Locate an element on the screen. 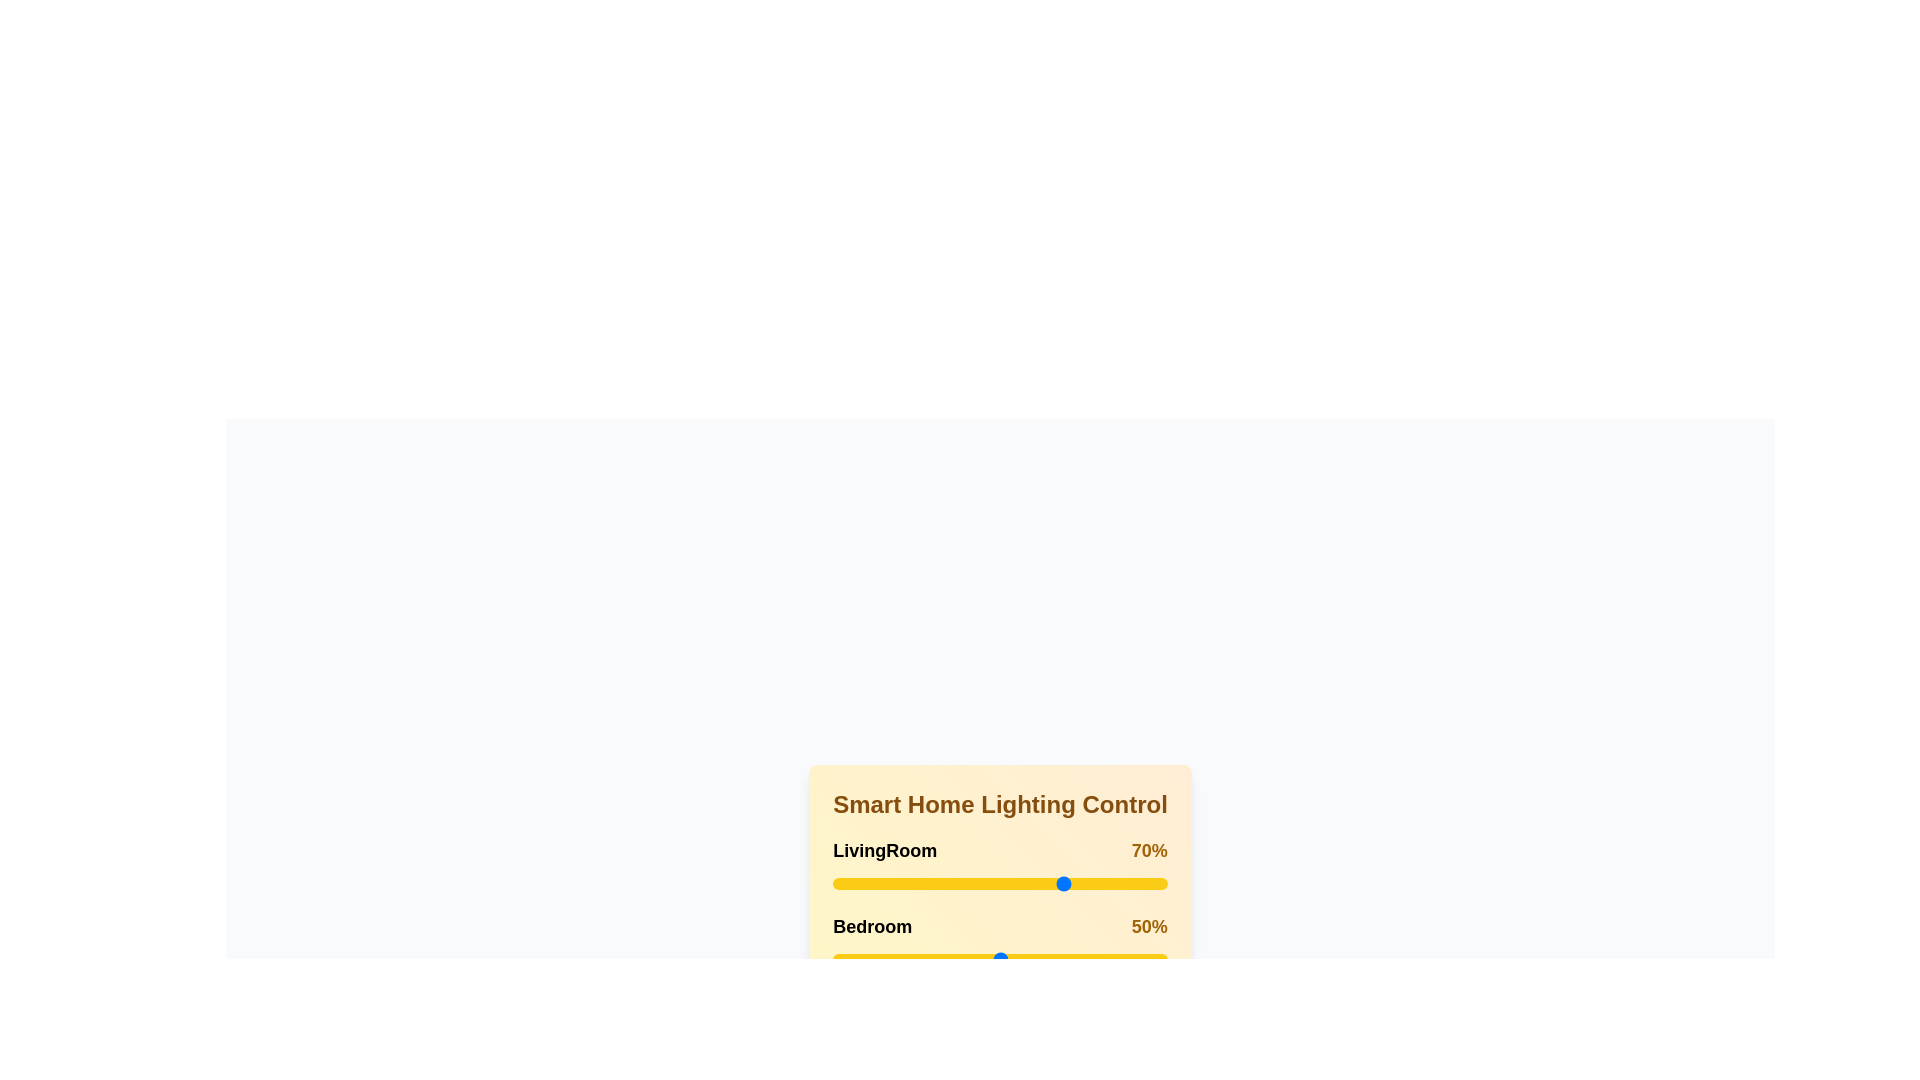 Image resolution: width=1920 pixels, height=1080 pixels. the text label titled 'Smart Home Lighting Control', which is prominently displayed at the top of a card-like structure with a gradient background is located at coordinates (1000, 804).